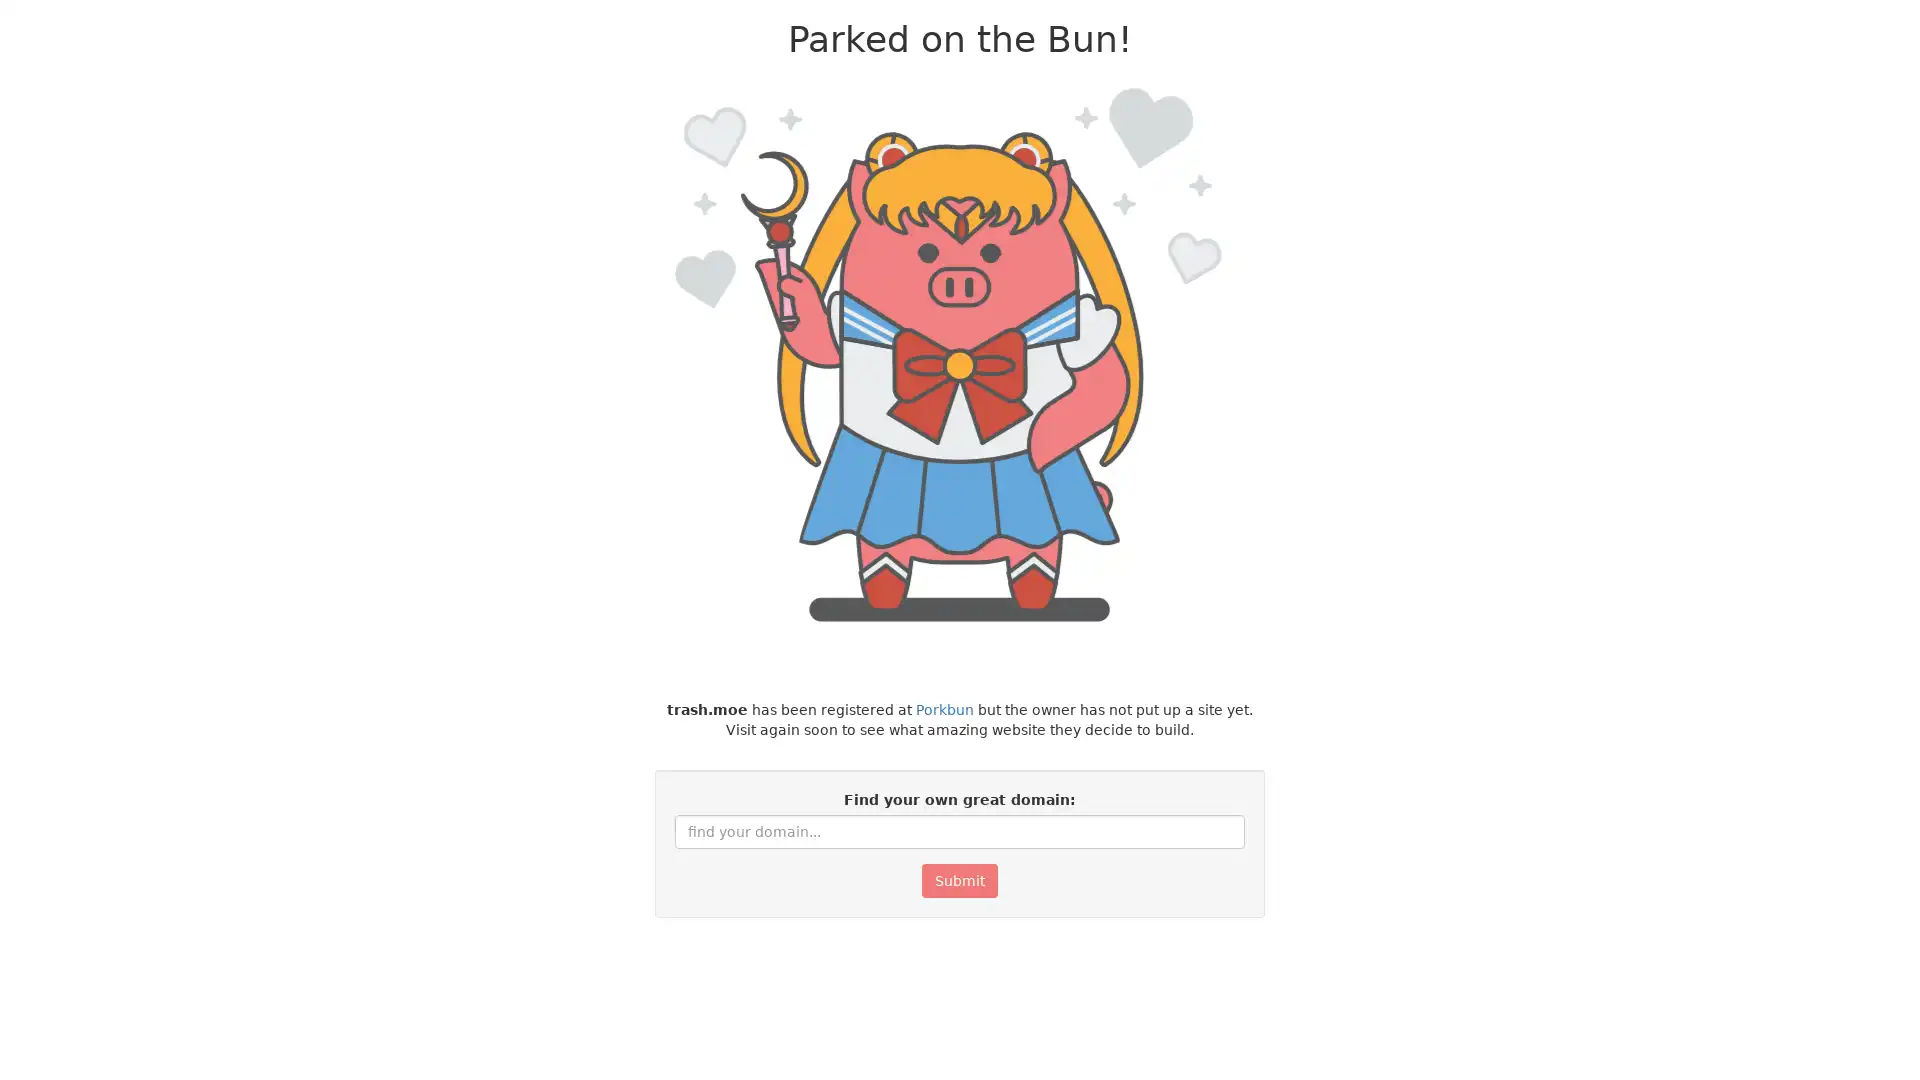  I want to click on Submit, so click(958, 878).